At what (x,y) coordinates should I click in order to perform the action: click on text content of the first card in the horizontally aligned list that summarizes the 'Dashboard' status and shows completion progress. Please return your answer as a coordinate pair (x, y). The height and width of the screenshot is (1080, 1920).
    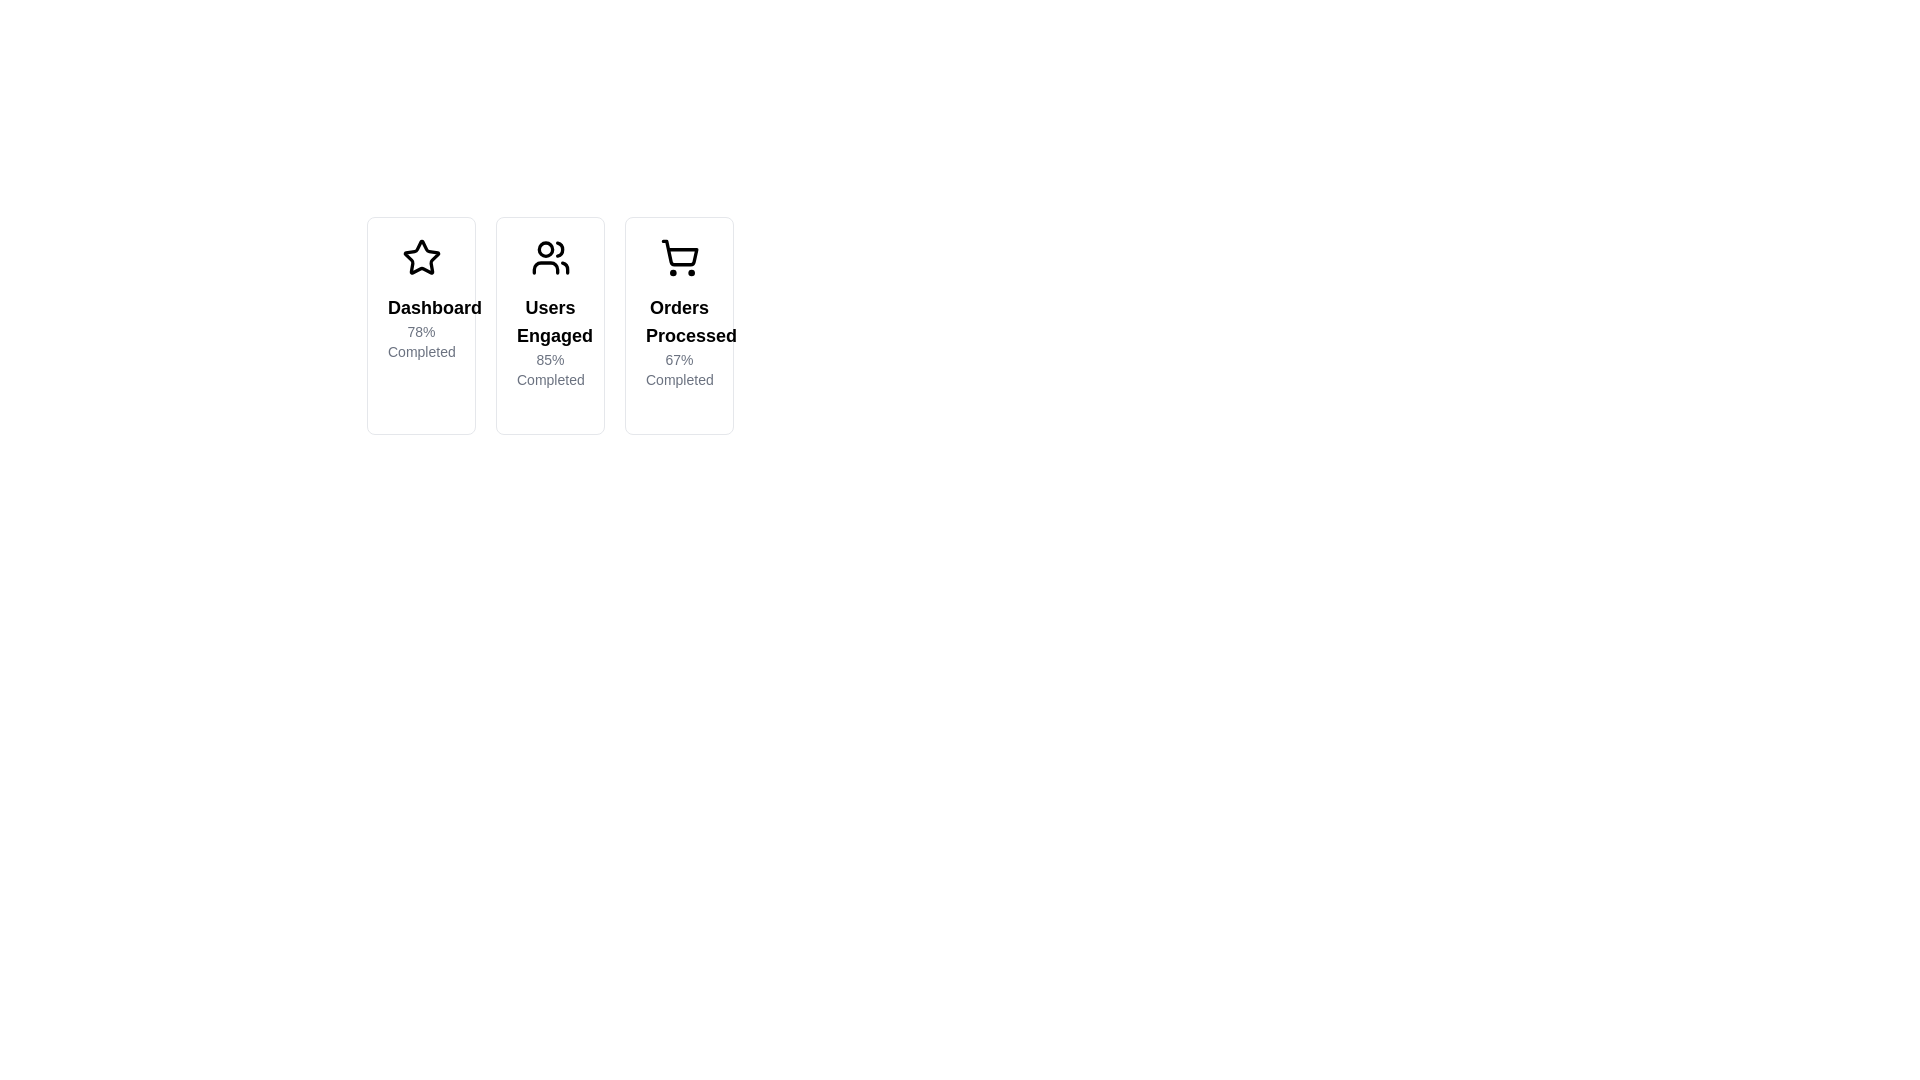
    Looking at the image, I should click on (420, 325).